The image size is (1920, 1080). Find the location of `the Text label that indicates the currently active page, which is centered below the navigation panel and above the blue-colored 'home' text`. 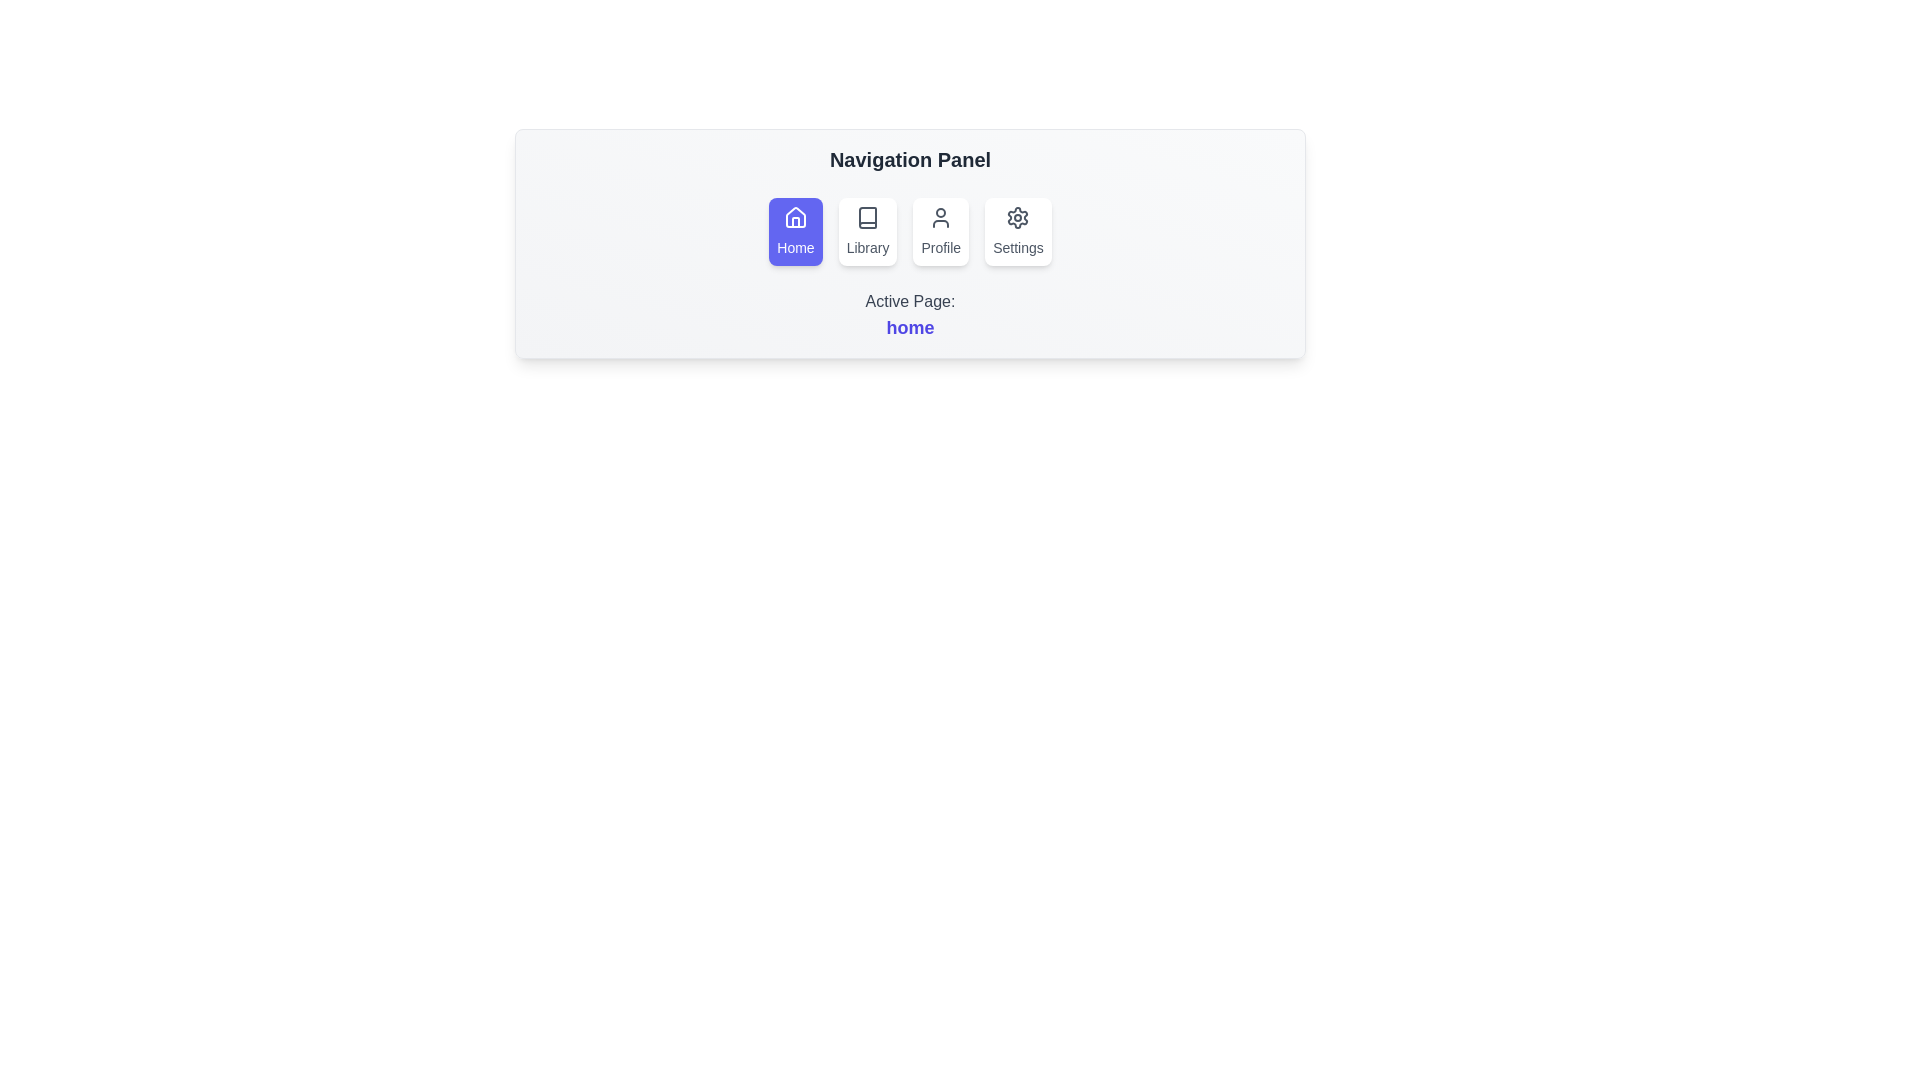

the Text label that indicates the currently active page, which is centered below the navigation panel and above the blue-colored 'home' text is located at coordinates (909, 301).